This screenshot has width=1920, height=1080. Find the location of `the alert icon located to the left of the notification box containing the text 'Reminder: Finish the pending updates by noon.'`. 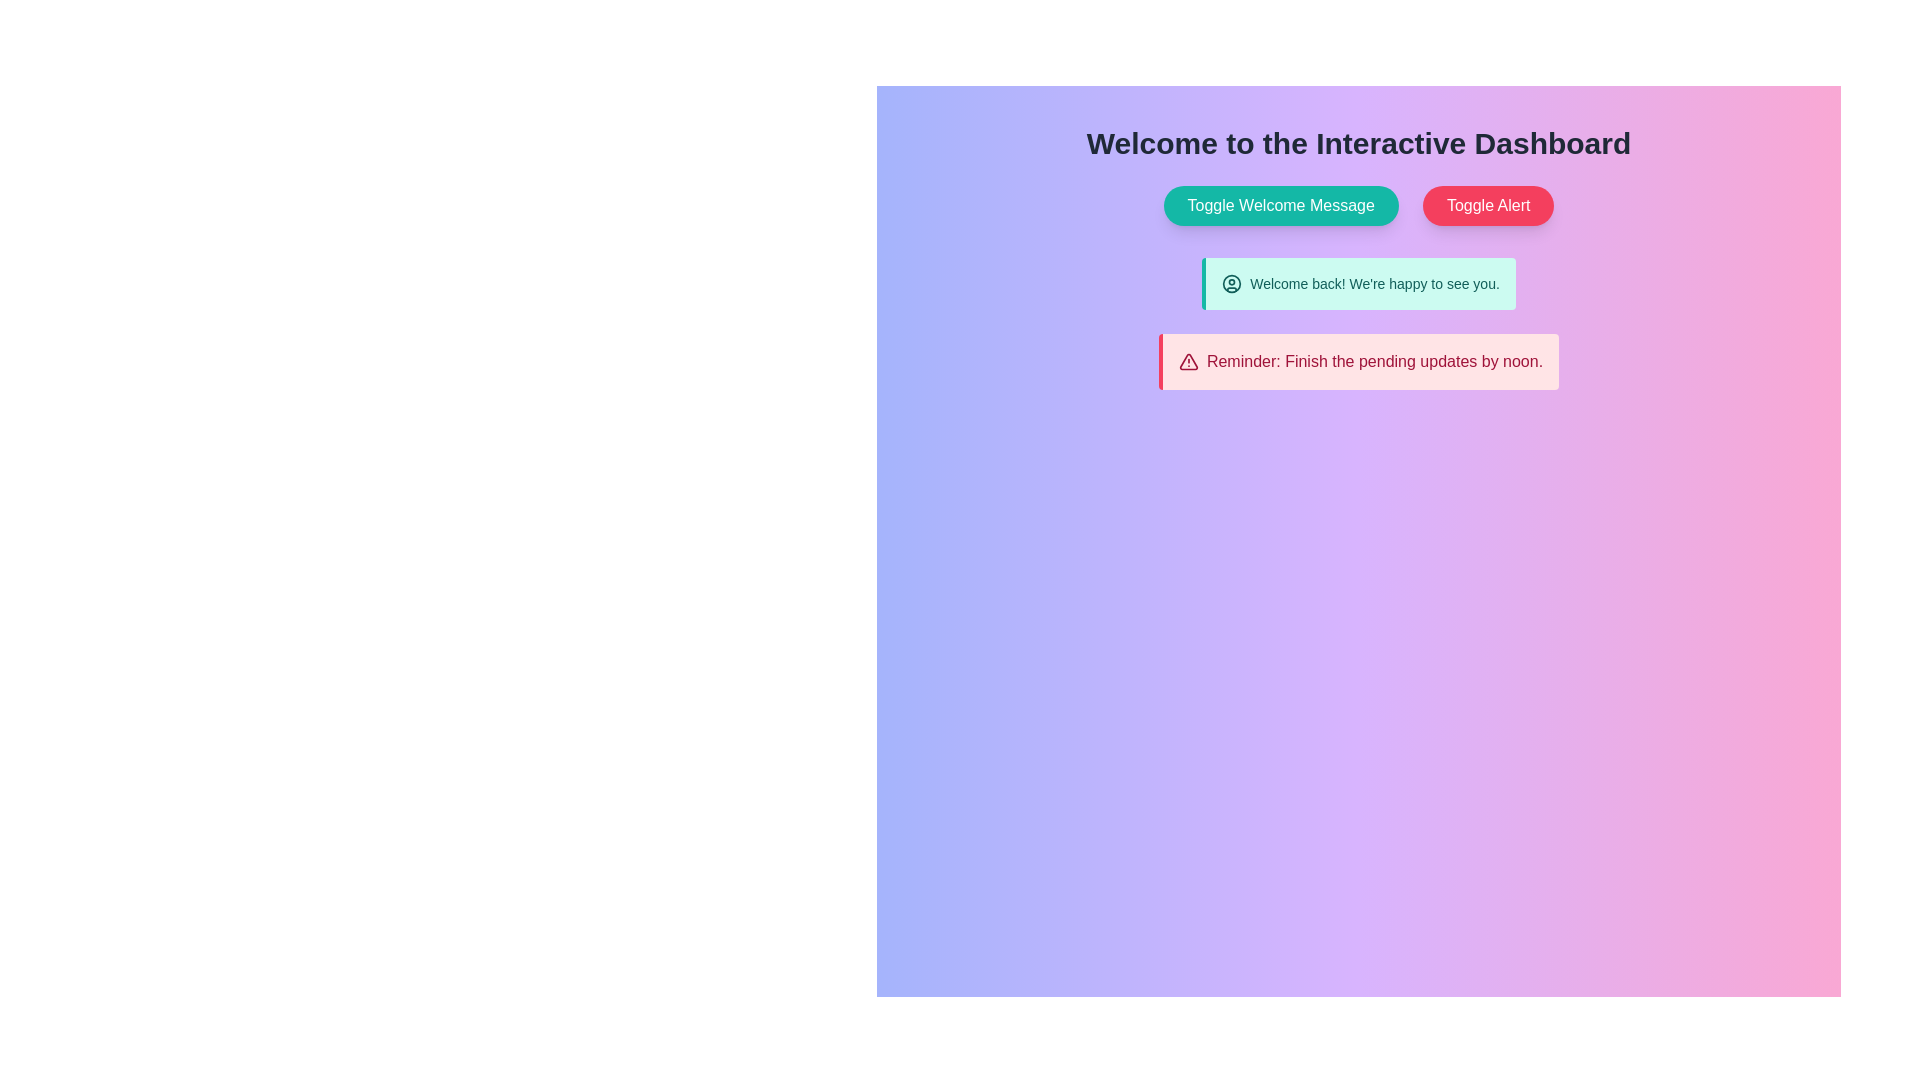

the alert icon located to the left of the notification box containing the text 'Reminder: Finish the pending updates by noon.' is located at coordinates (1188, 362).